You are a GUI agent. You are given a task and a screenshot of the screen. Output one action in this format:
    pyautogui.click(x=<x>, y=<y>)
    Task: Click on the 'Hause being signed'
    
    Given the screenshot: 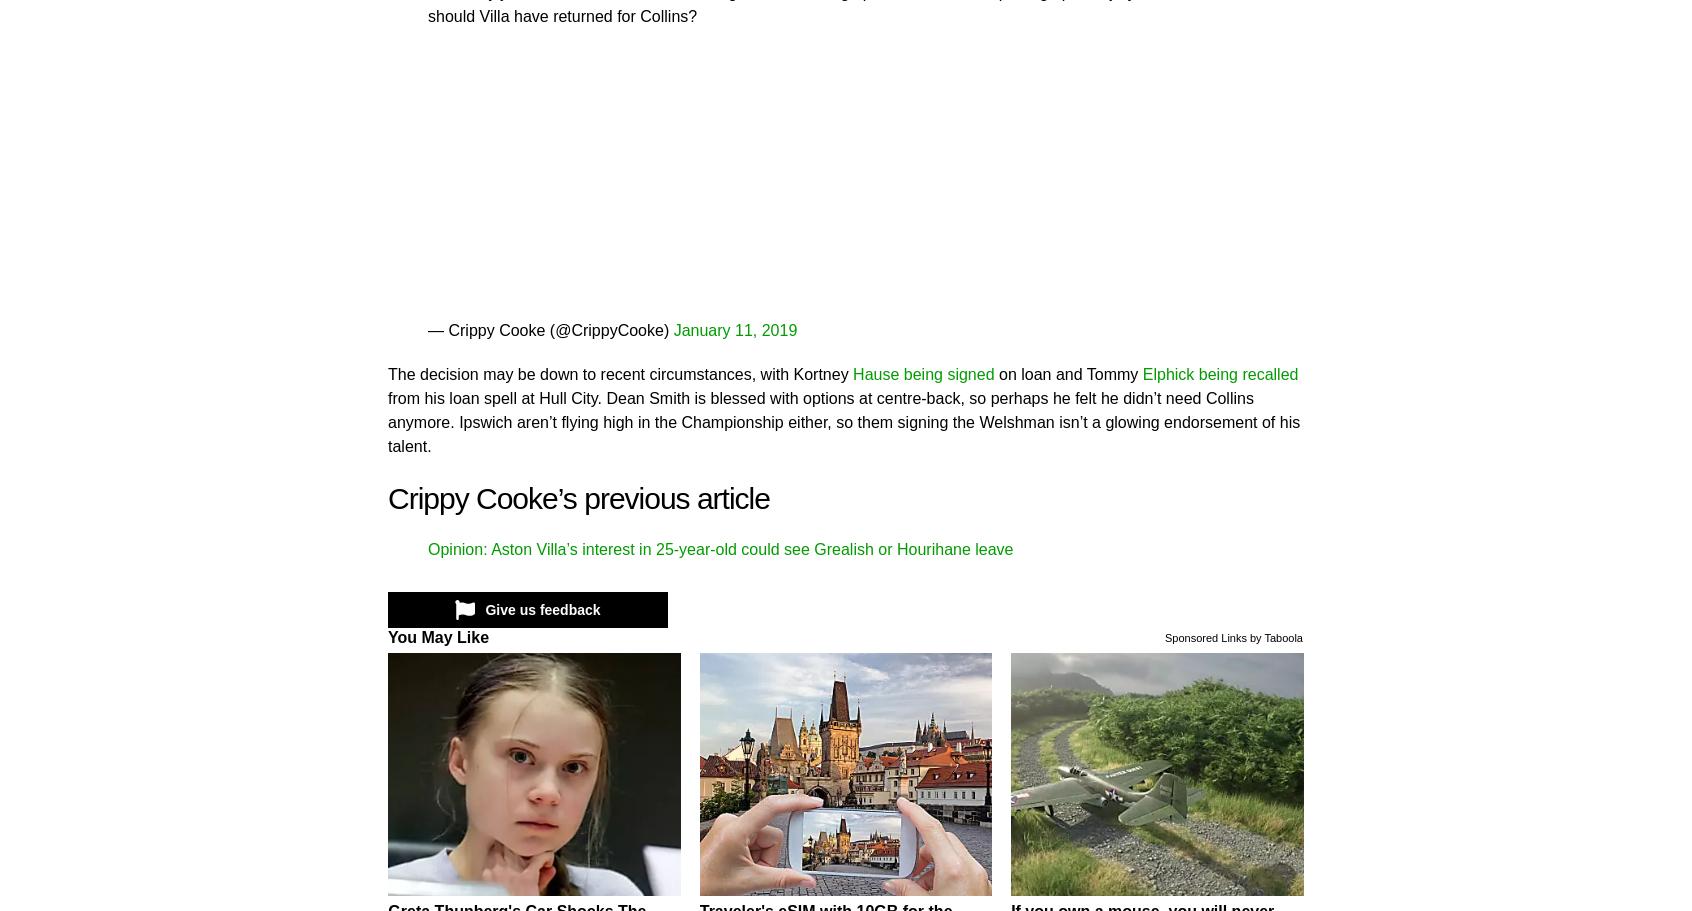 What is the action you would take?
    pyautogui.click(x=923, y=373)
    